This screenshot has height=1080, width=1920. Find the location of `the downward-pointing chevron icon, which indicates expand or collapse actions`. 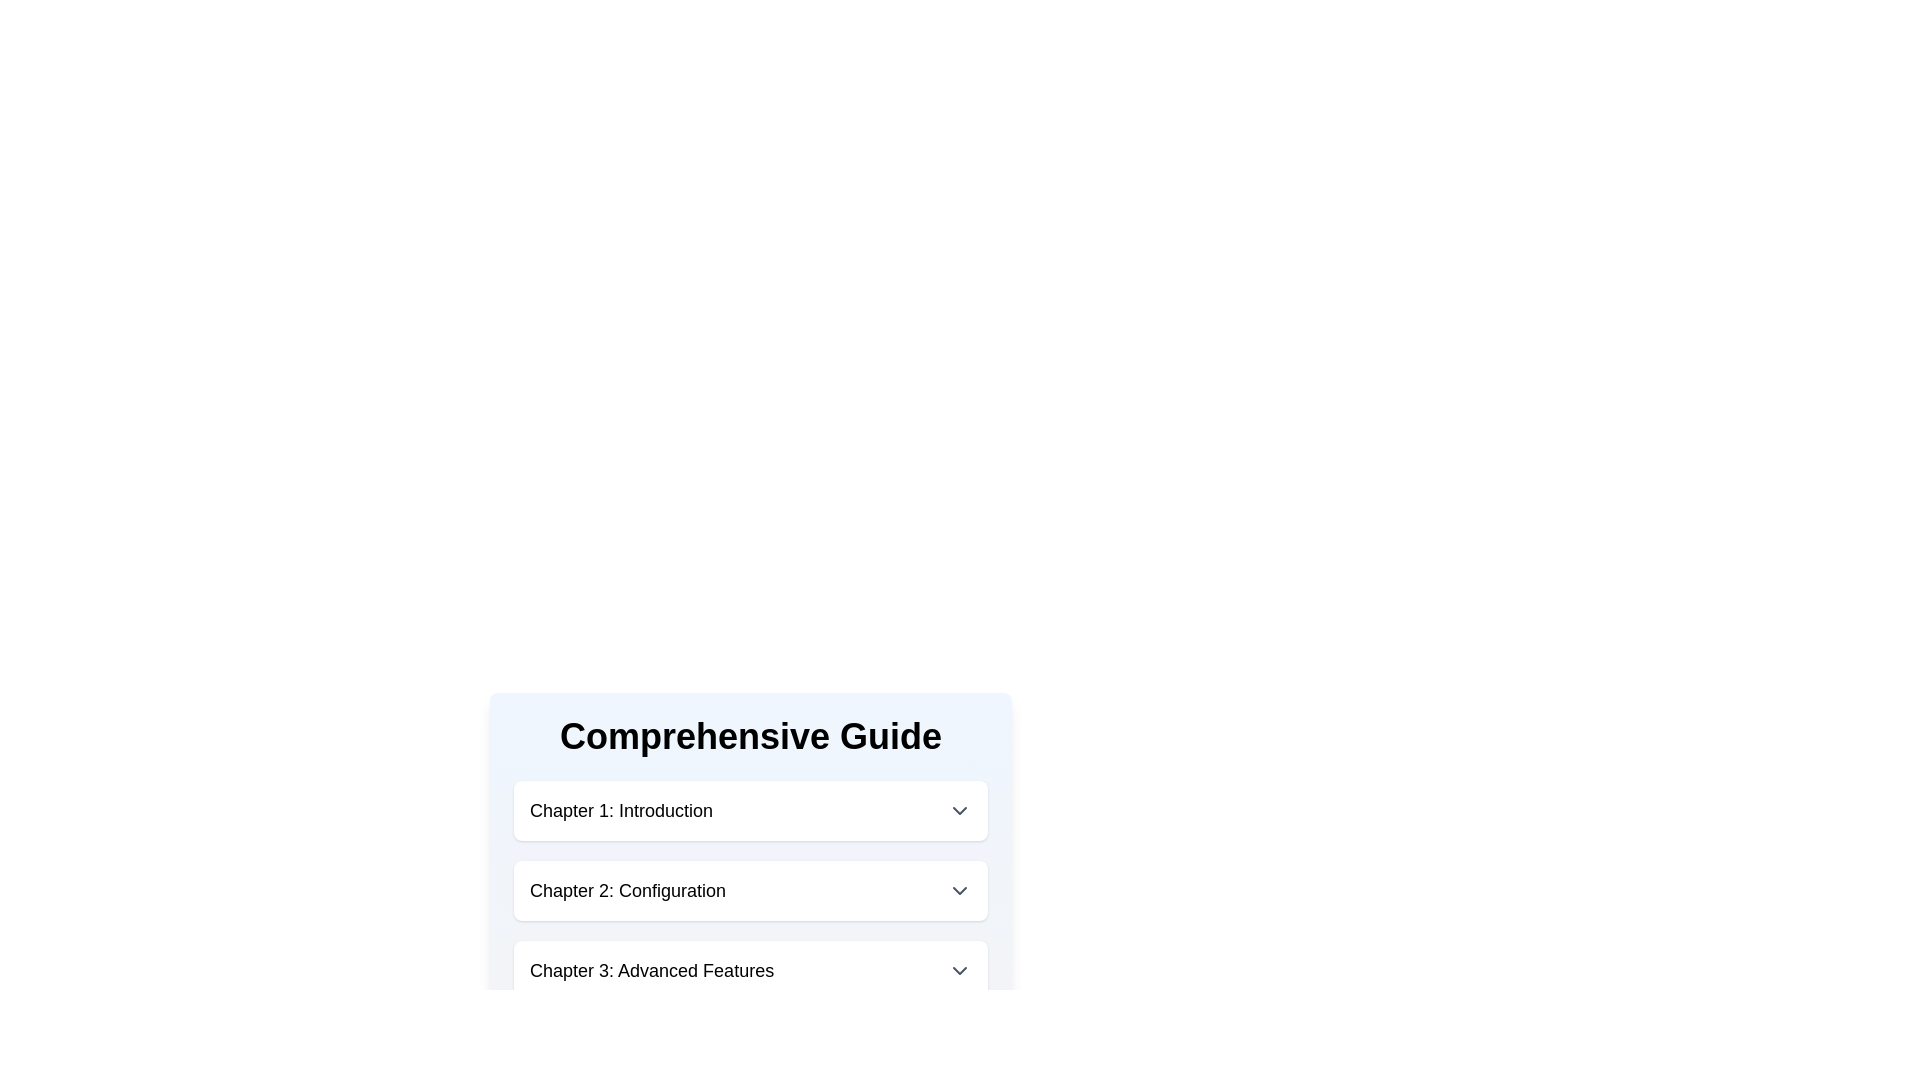

the downward-pointing chevron icon, which indicates expand or collapse actions is located at coordinates (960, 970).